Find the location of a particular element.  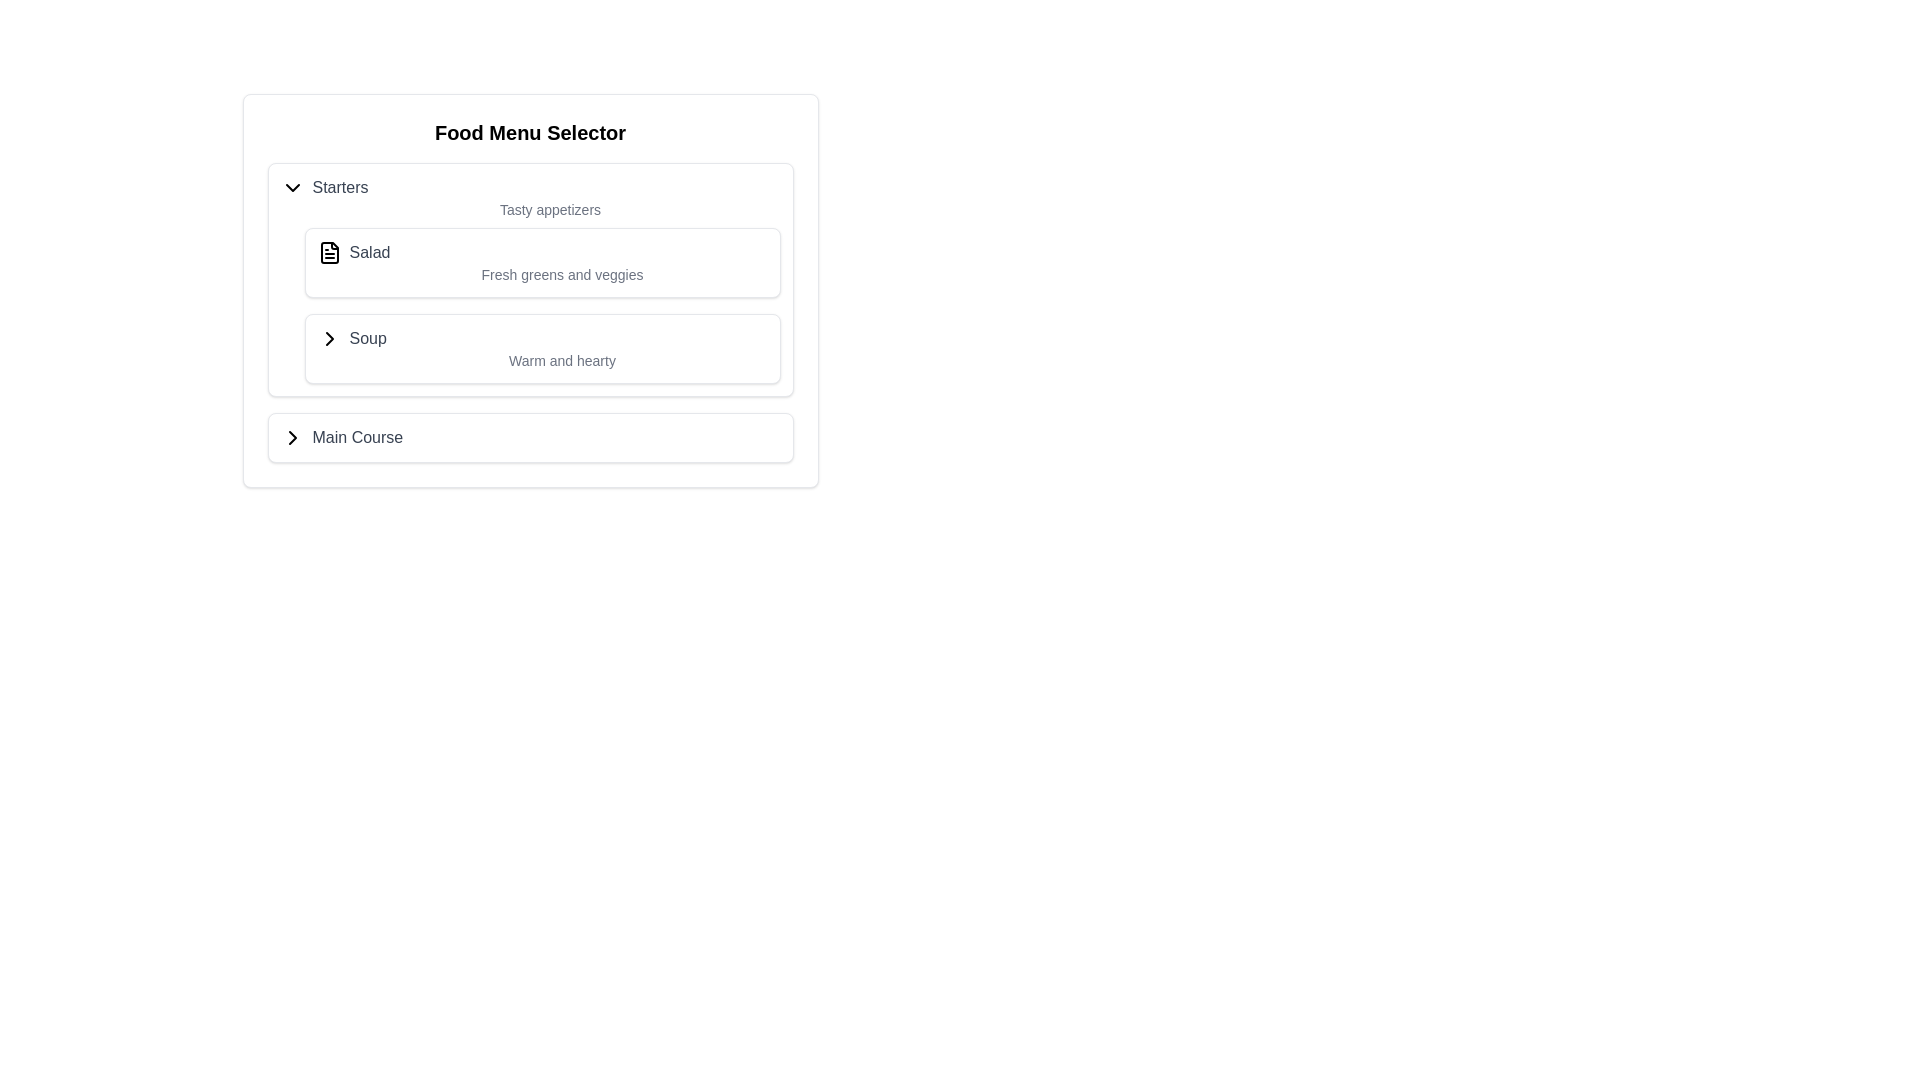

the text label displaying 'Warm and hearty' to check for any tooltips that may appear is located at coordinates (542, 361).